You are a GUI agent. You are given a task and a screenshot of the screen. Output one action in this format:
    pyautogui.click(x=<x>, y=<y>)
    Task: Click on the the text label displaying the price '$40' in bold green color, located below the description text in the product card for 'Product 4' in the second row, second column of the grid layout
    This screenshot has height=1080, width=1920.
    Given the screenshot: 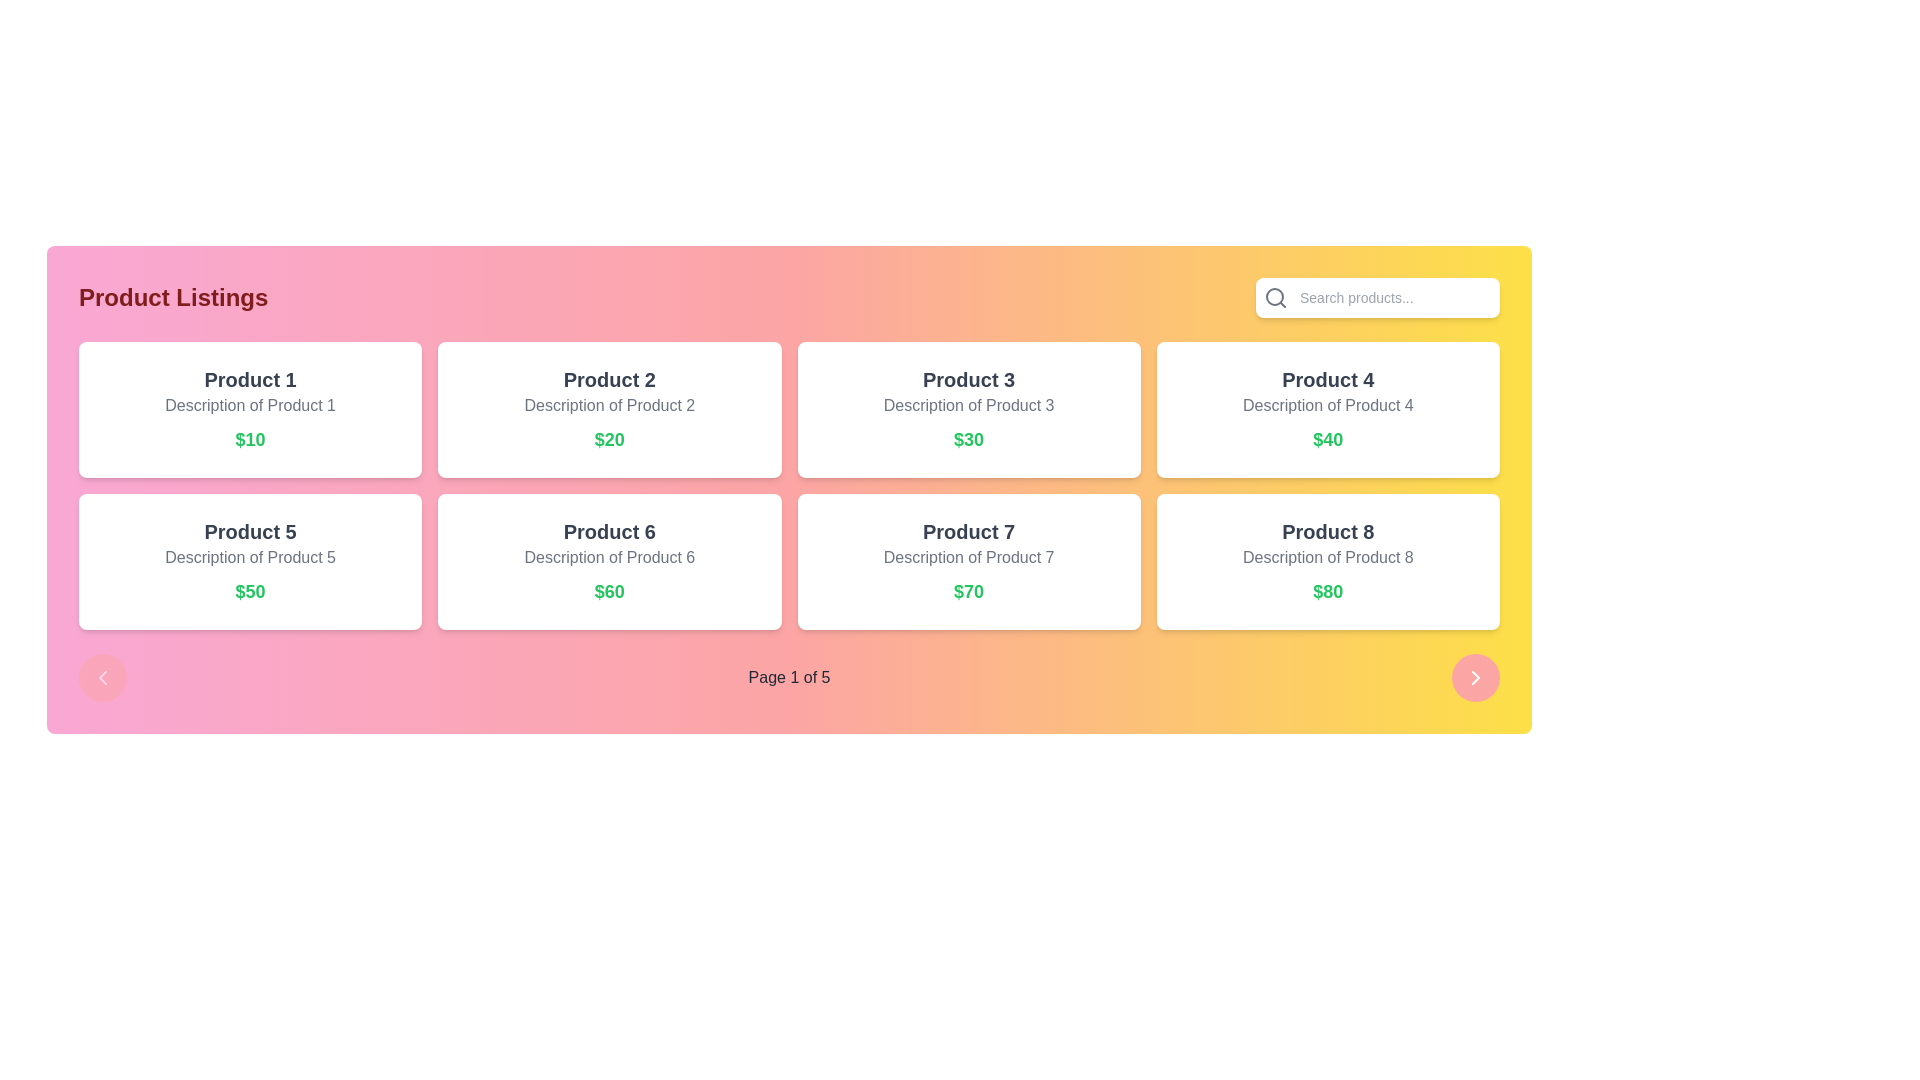 What is the action you would take?
    pyautogui.click(x=1328, y=438)
    